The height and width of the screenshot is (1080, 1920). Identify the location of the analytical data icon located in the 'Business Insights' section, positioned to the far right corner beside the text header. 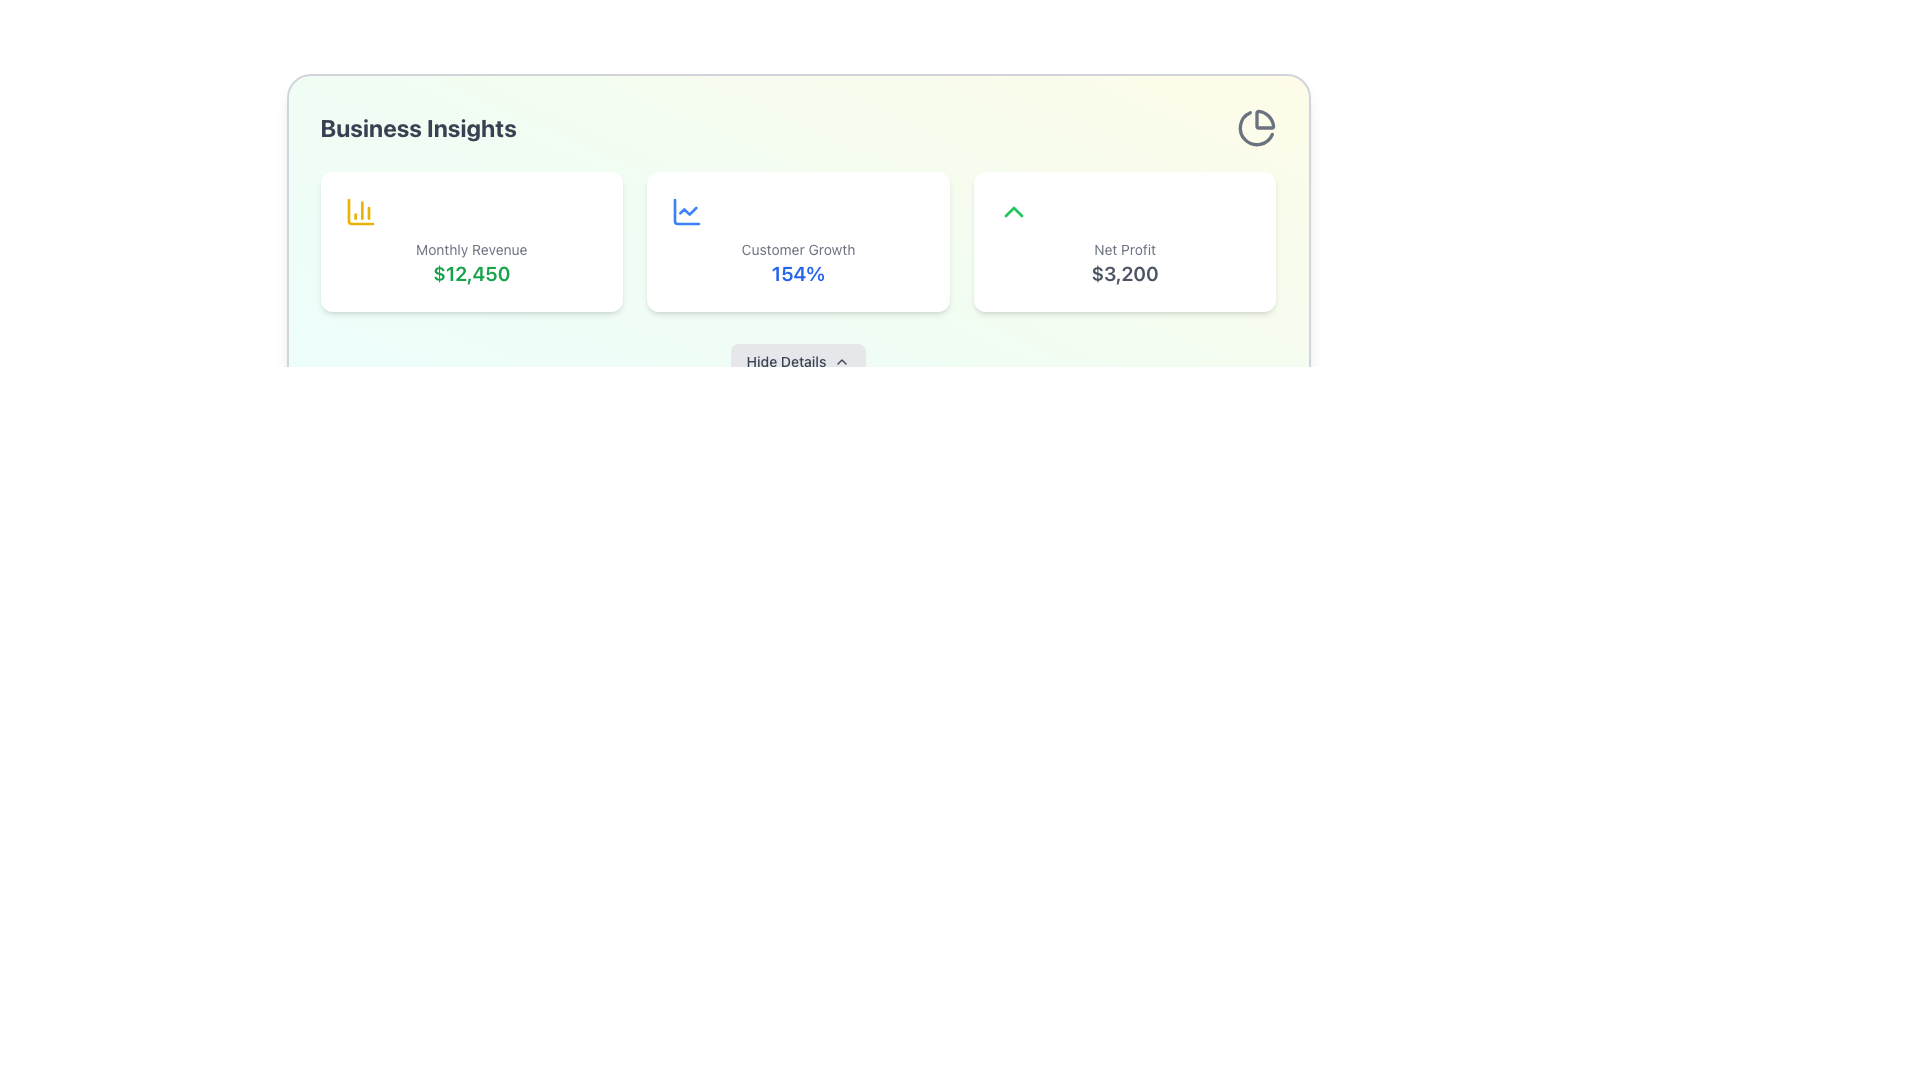
(1255, 127).